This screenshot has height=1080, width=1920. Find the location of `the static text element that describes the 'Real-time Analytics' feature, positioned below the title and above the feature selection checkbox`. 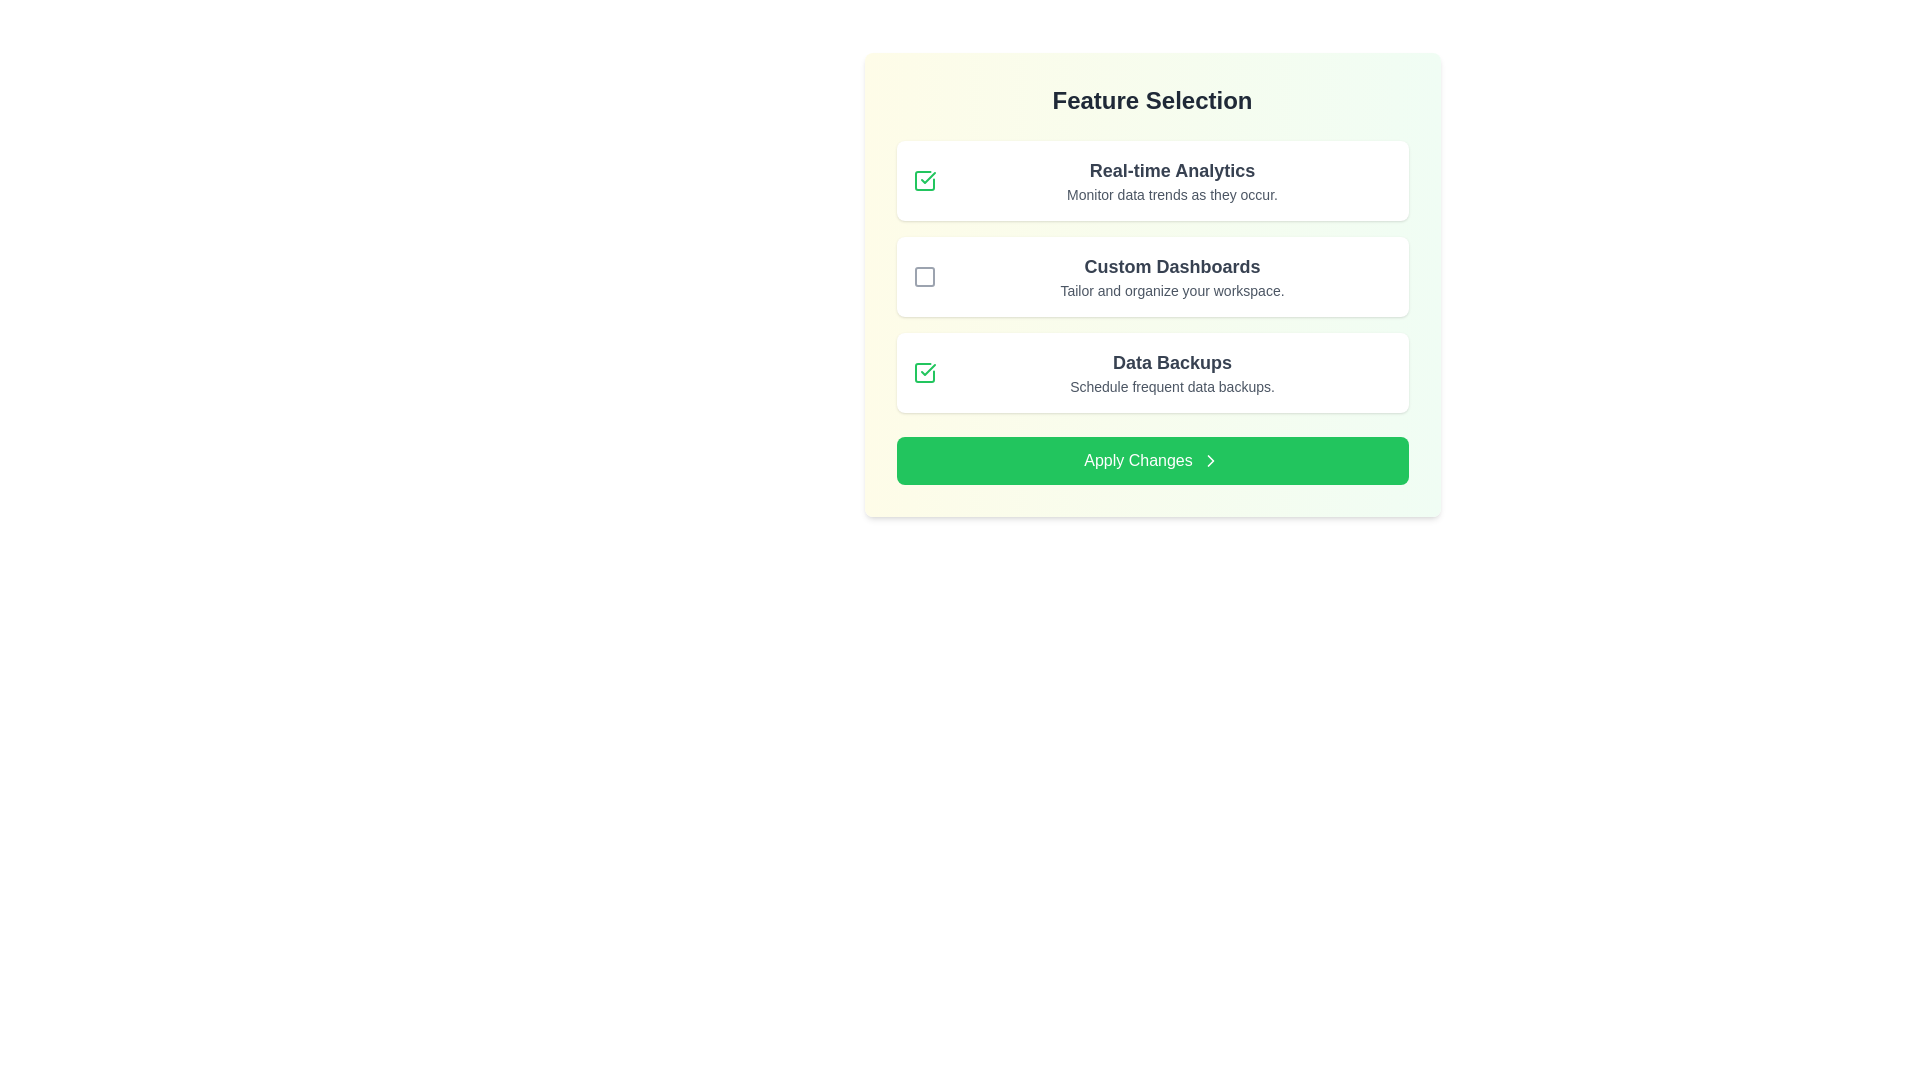

the static text element that describes the 'Real-time Analytics' feature, positioned below the title and above the feature selection checkbox is located at coordinates (1172, 195).